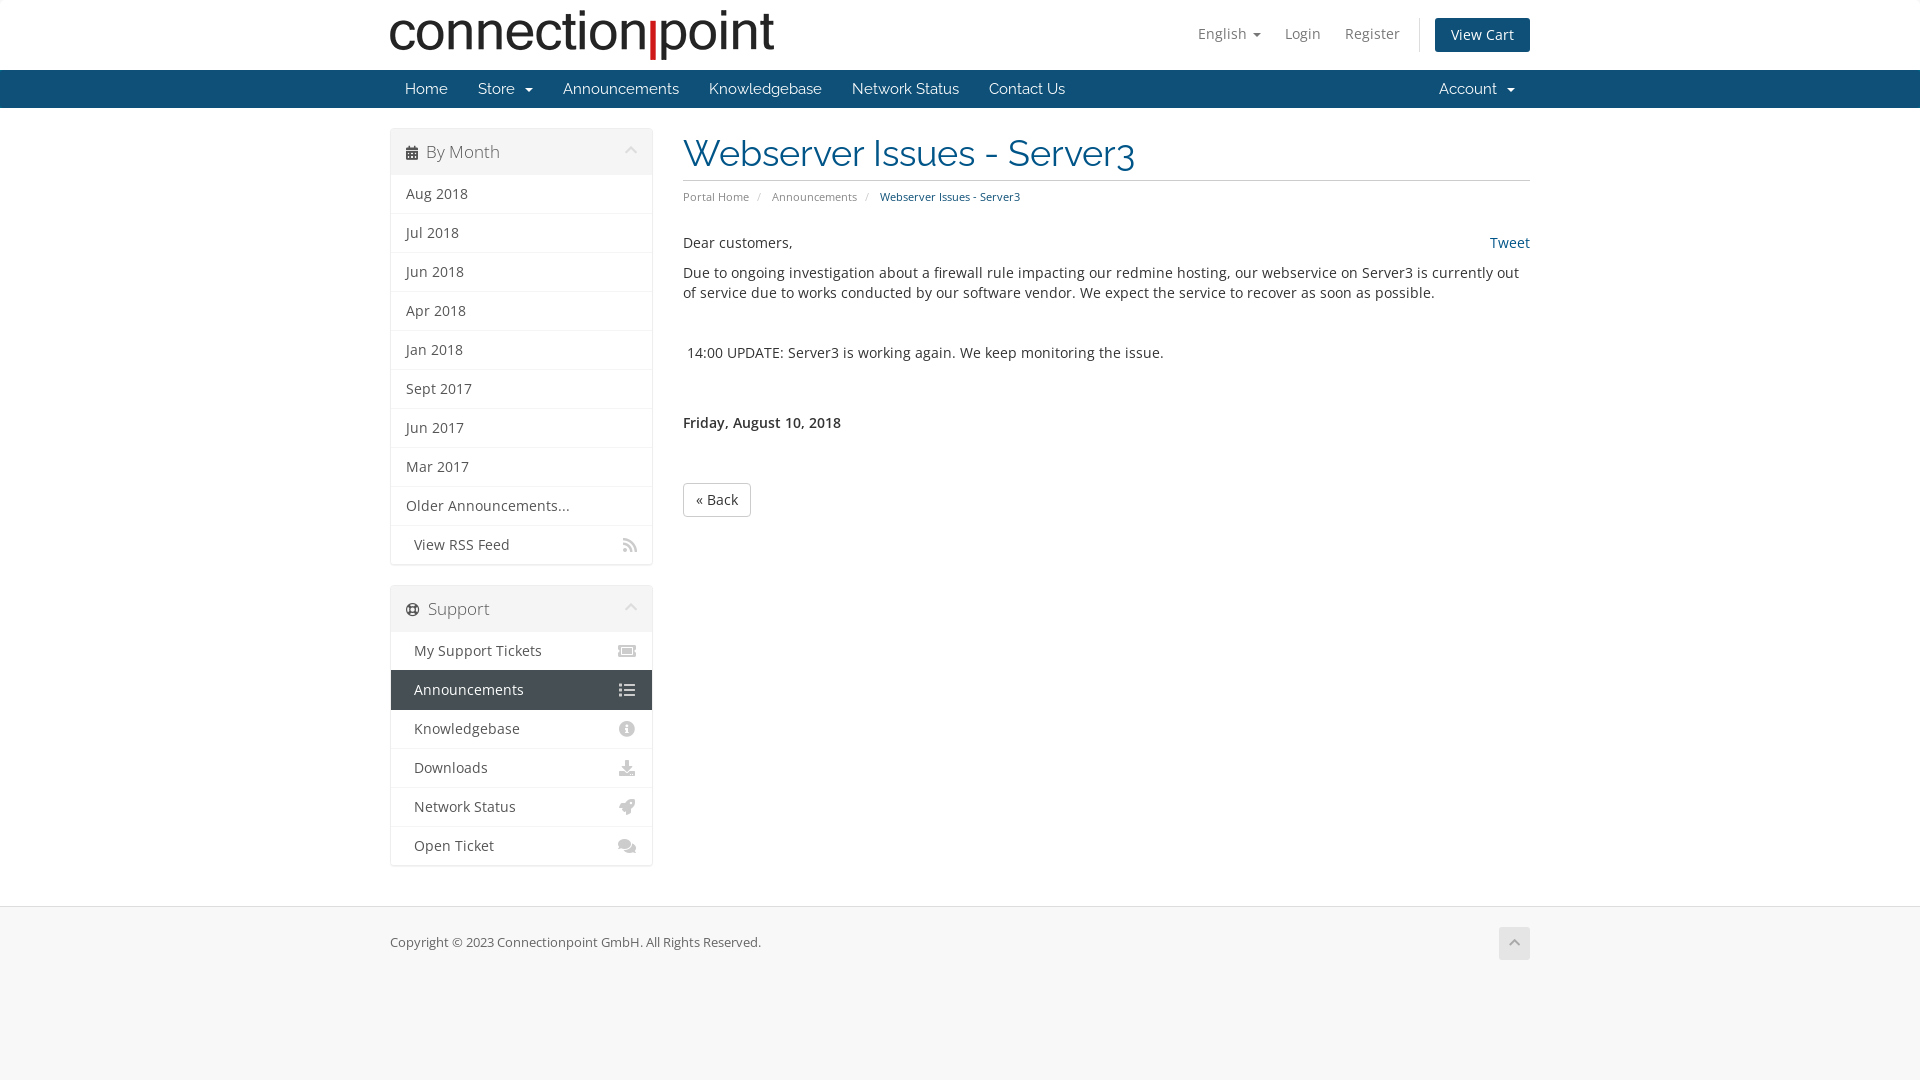  Describe the element at coordinates (521, 427) in the screenshot. I see `'Jun 2017'` at that location.